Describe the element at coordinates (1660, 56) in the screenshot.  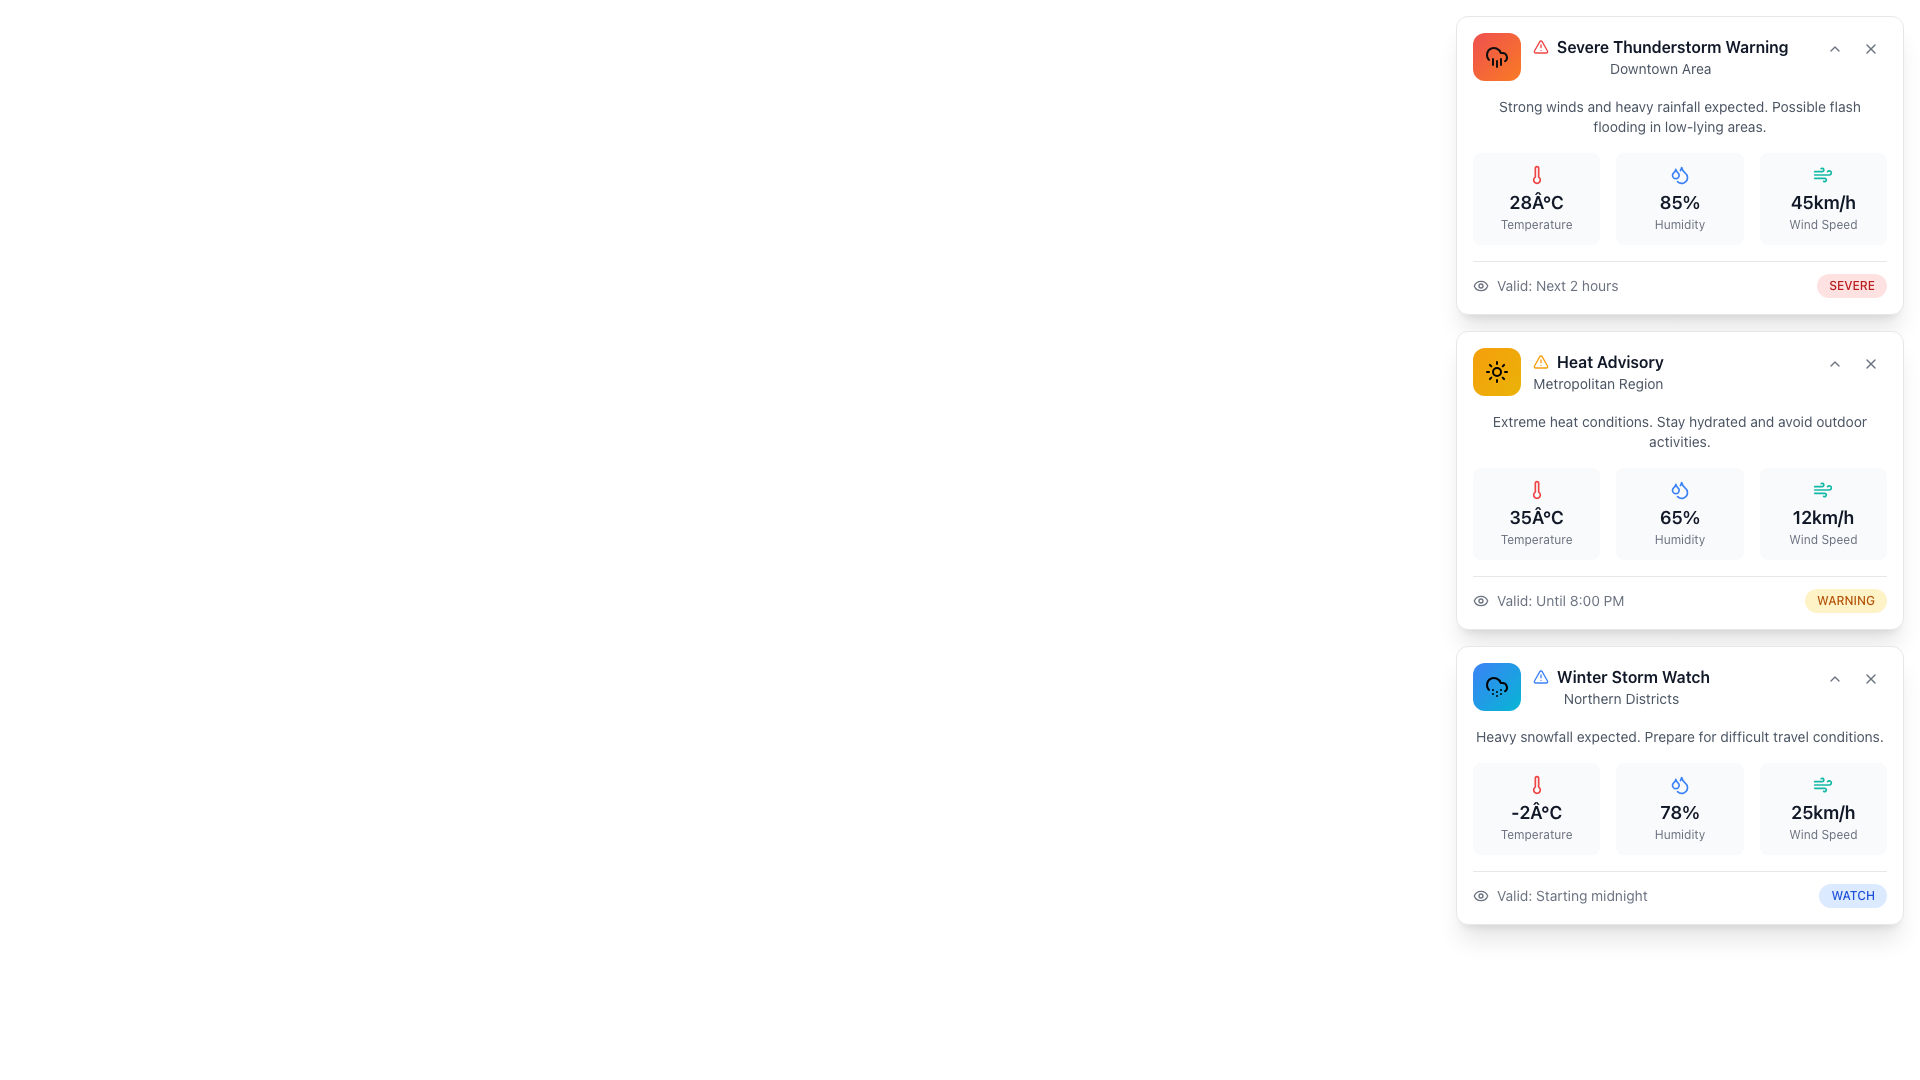
I see `severe weather alert information displayed in the Information banner, which includes the text 'Severe Thunderstorm Warning' and the subtitle 'Downtown Area' along with an alert icon` at that location.